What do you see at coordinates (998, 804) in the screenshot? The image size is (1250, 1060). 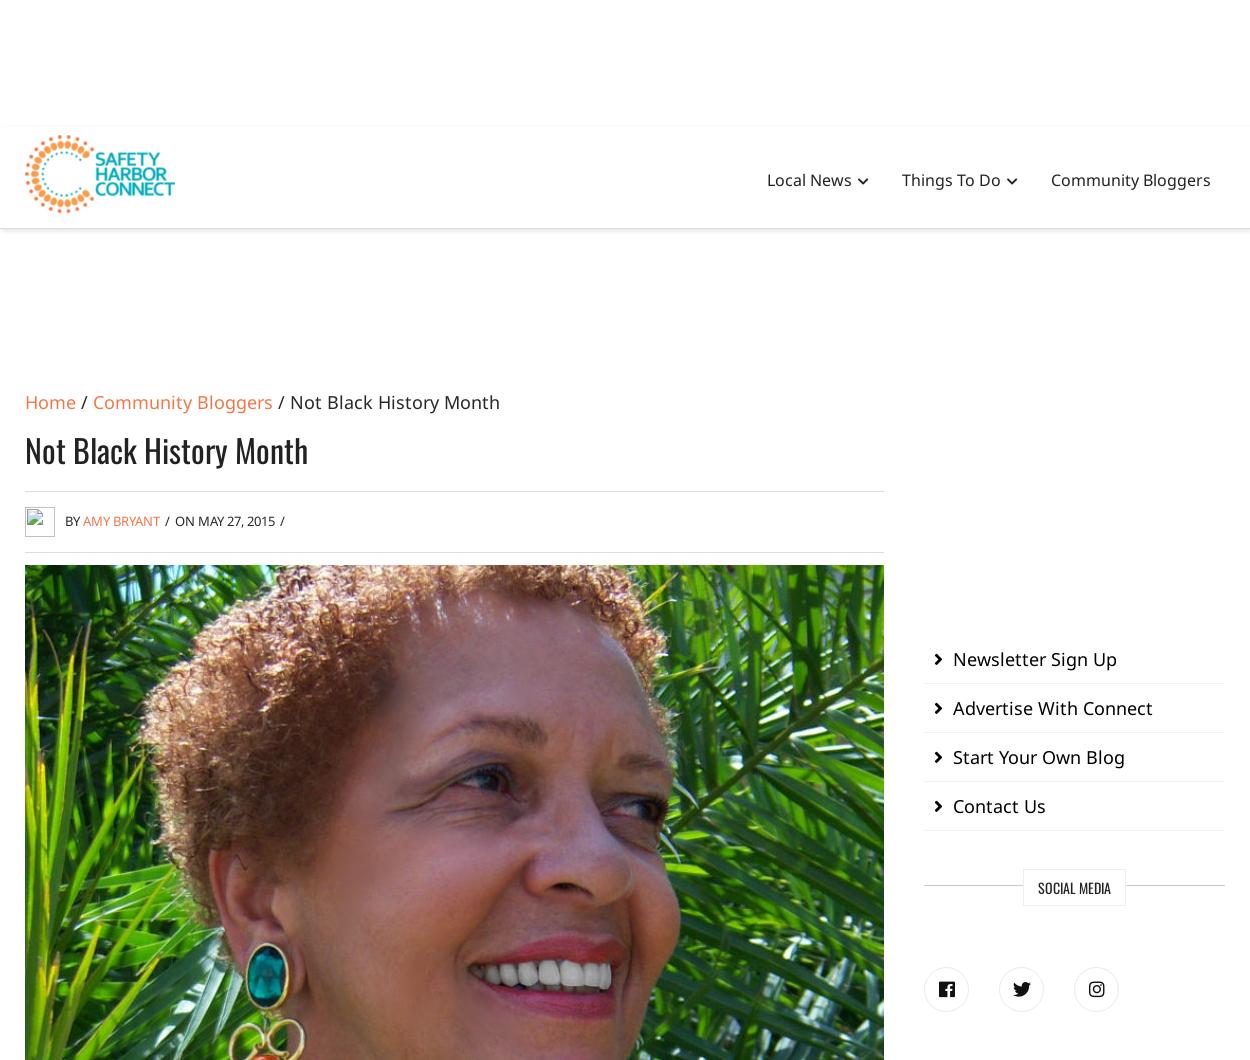 I see `'Contact Us'` at bounding box center [998, 804].